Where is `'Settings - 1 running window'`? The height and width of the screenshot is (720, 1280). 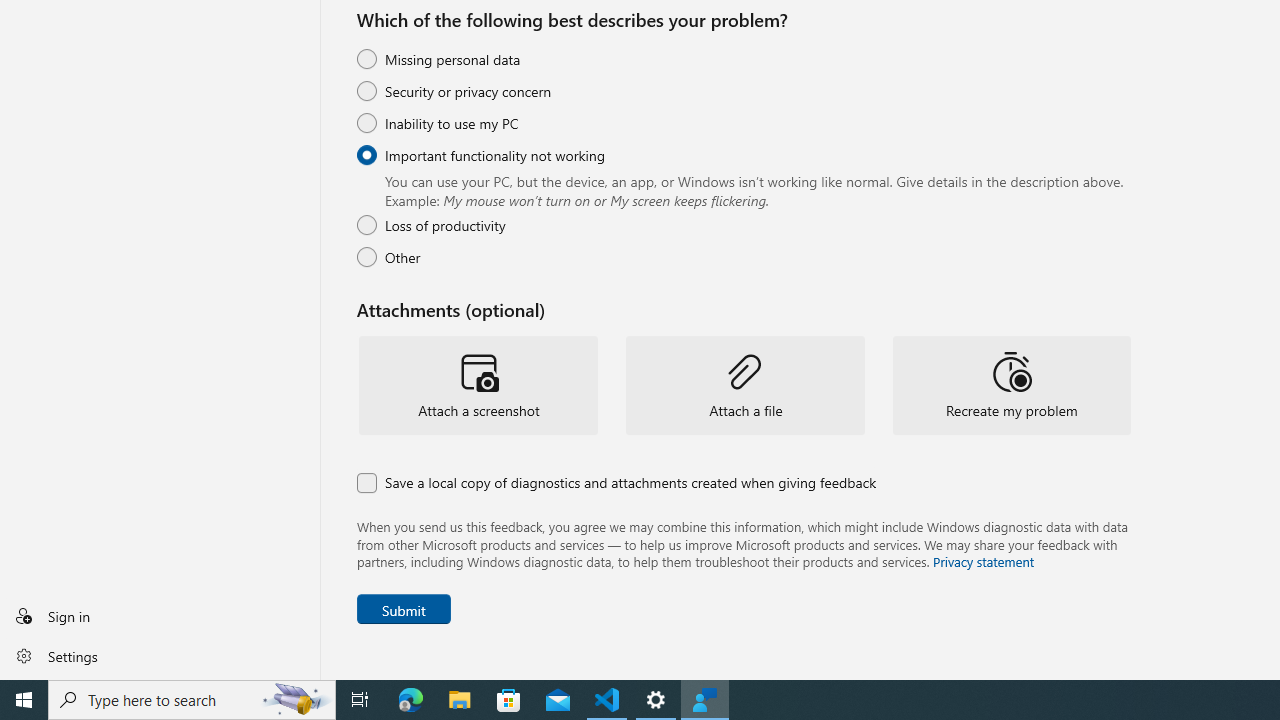
'Settings - 1 running window' is located at coordinates (656, 698).